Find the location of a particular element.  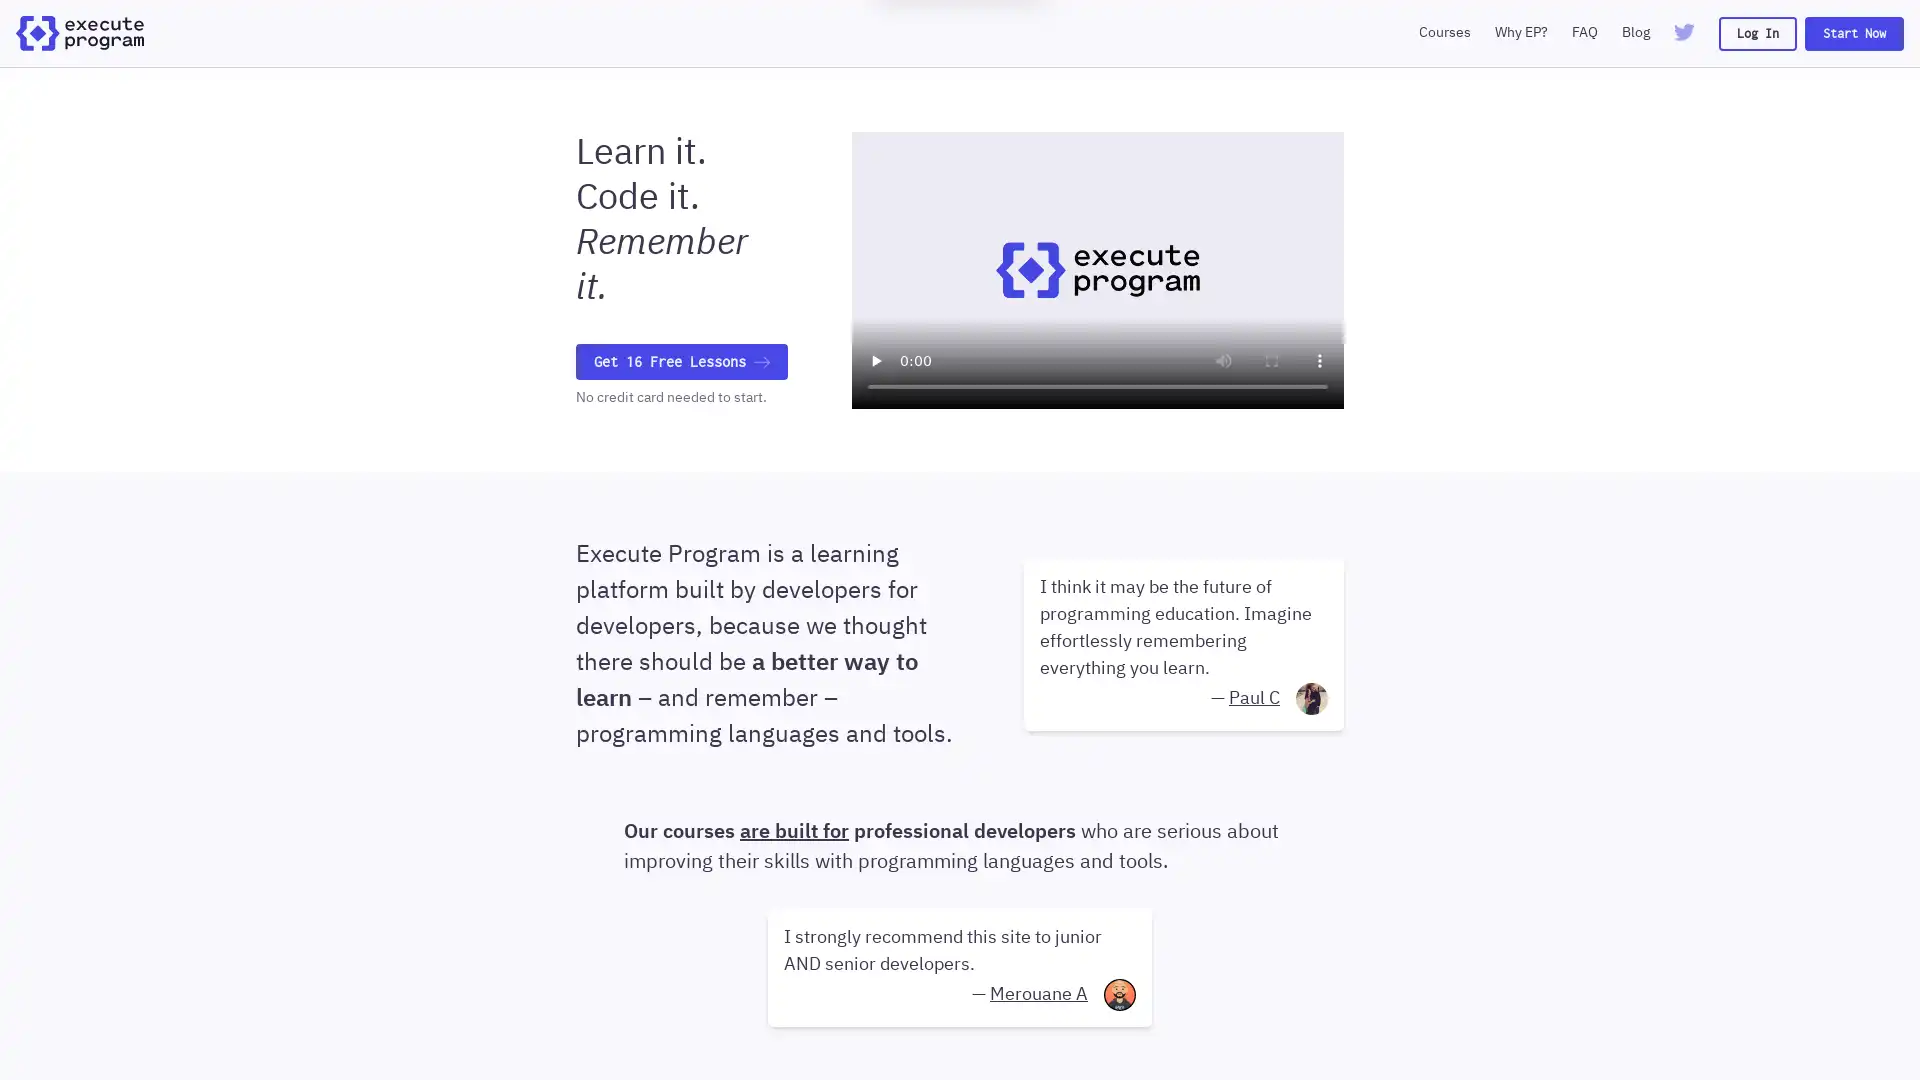

enter full screen is located at coordinates (1271, 358).